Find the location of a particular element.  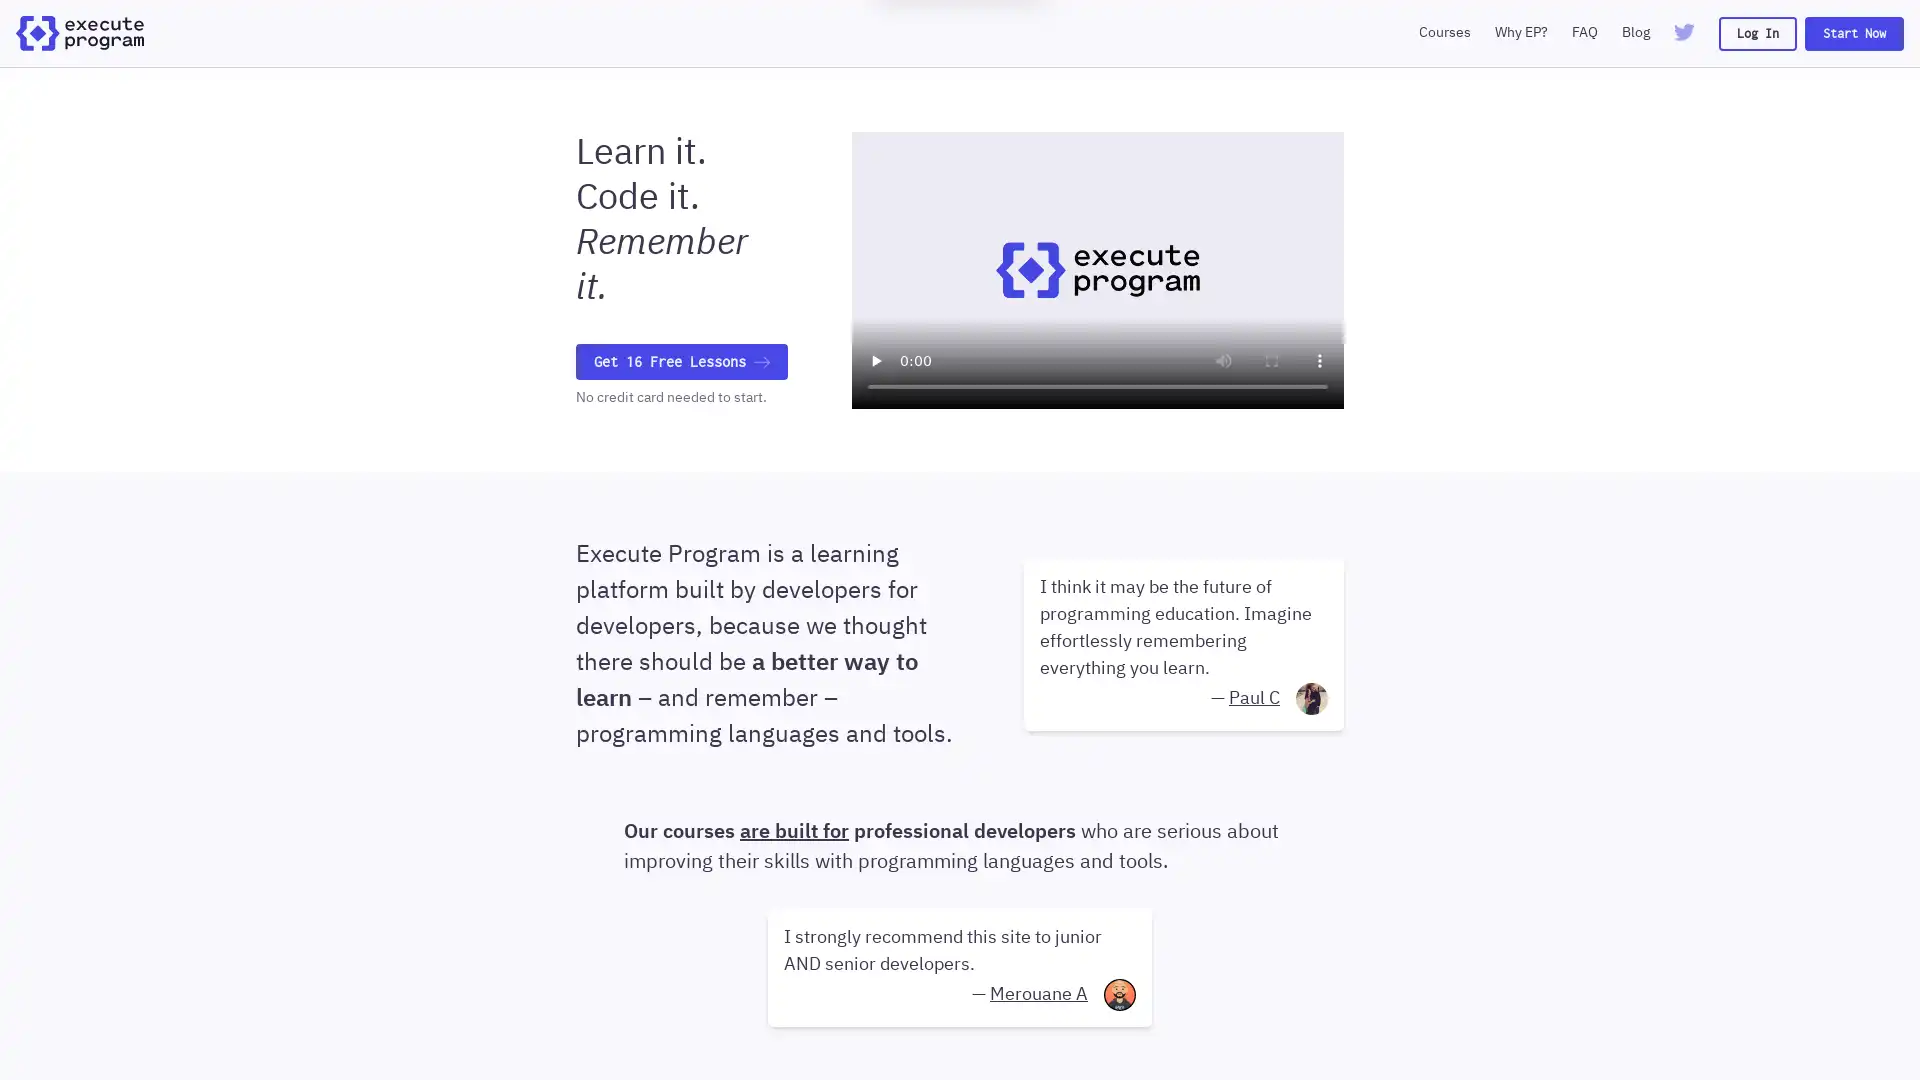

enter full screen is located at coordinates (1271, 358).